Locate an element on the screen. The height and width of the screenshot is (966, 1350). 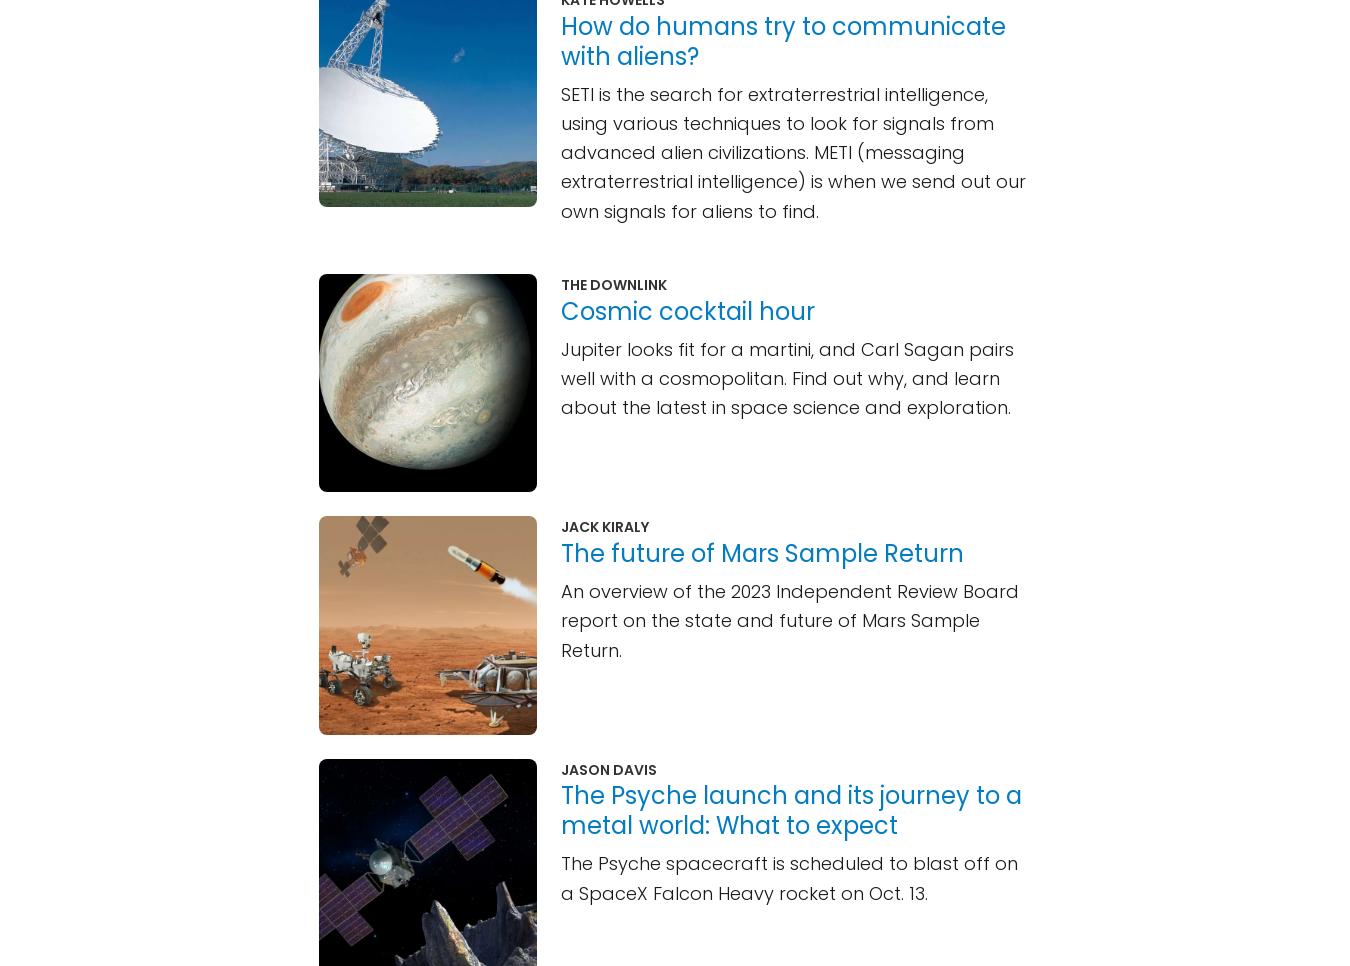
'Jack Kiraly' is located at coordinates (604, 526).